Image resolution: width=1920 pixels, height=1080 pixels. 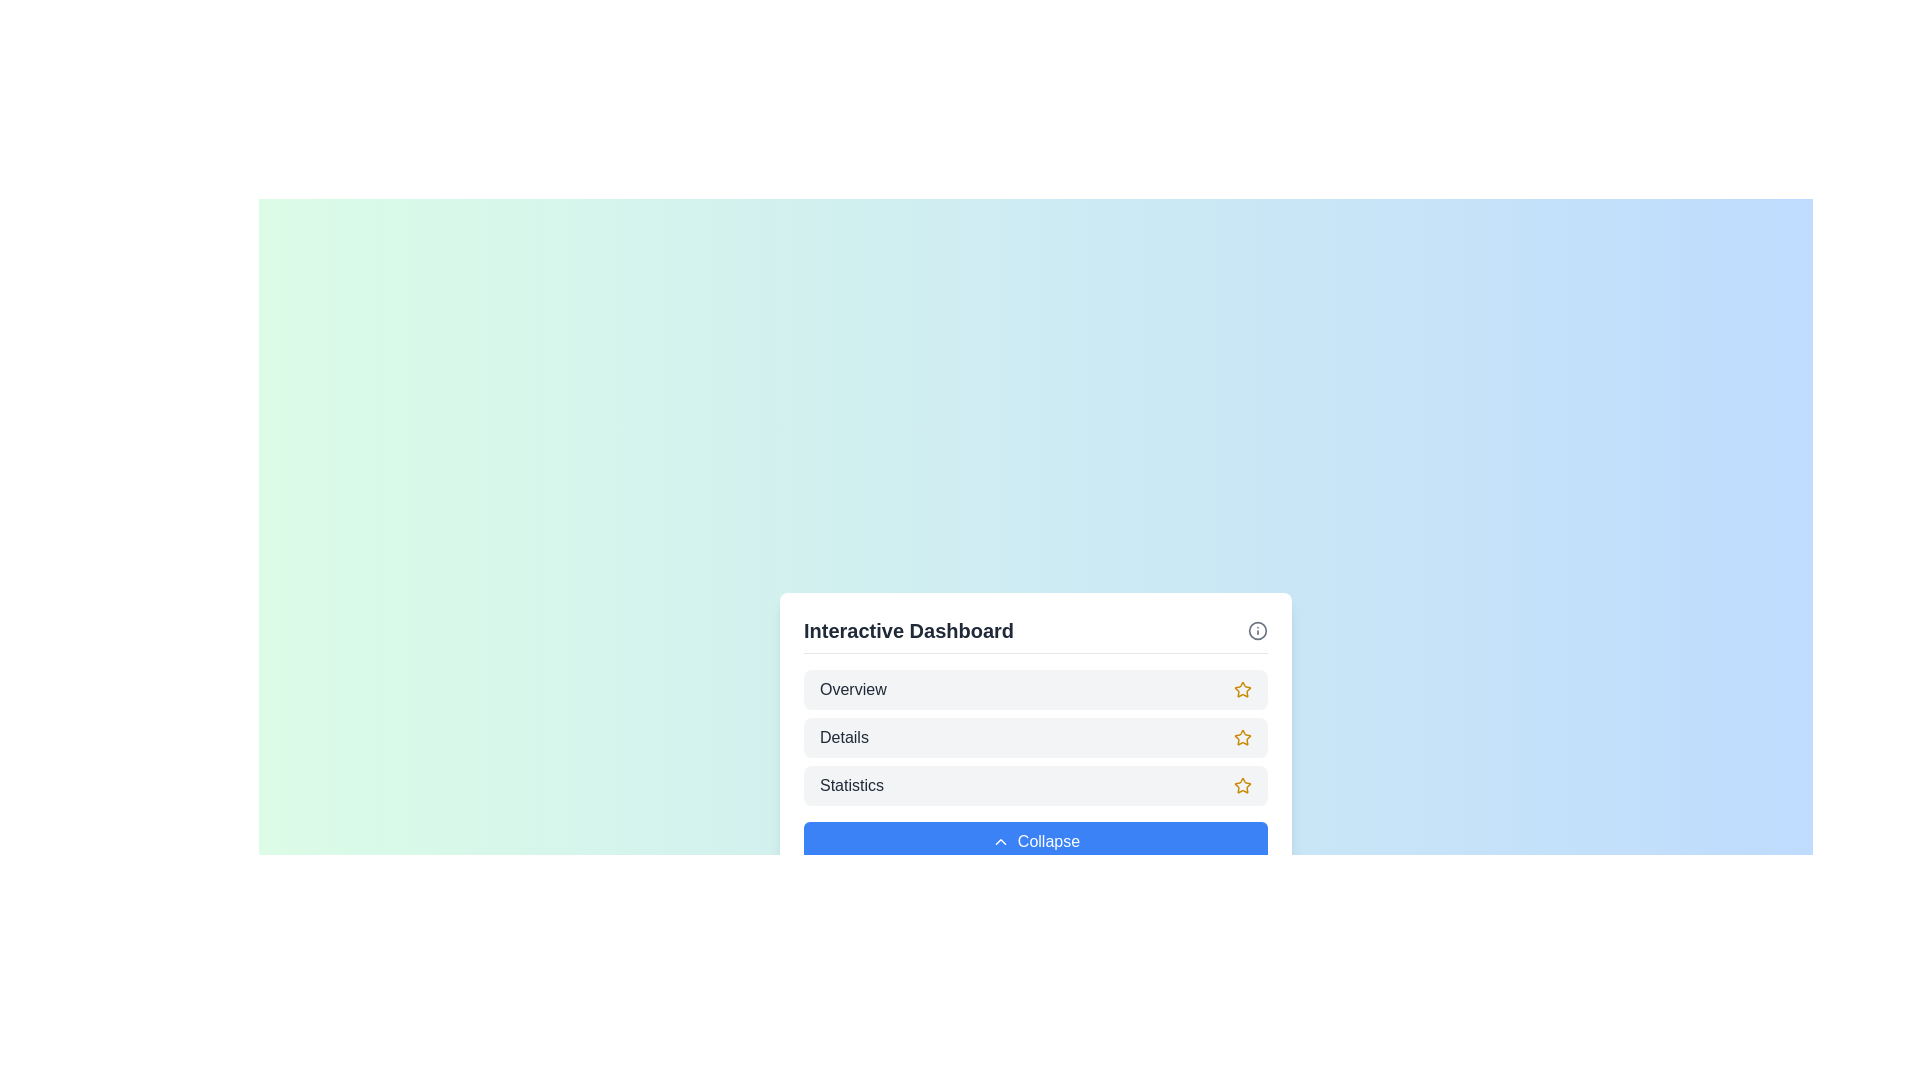 What do you see at coordinates (1256, 630) in the screenshot?
I see `the SVG Circle that forms part of the information icon located in the top-right corner of the user interface, which provides guidance about the dashboard features` at bounding box center [1256, 630].